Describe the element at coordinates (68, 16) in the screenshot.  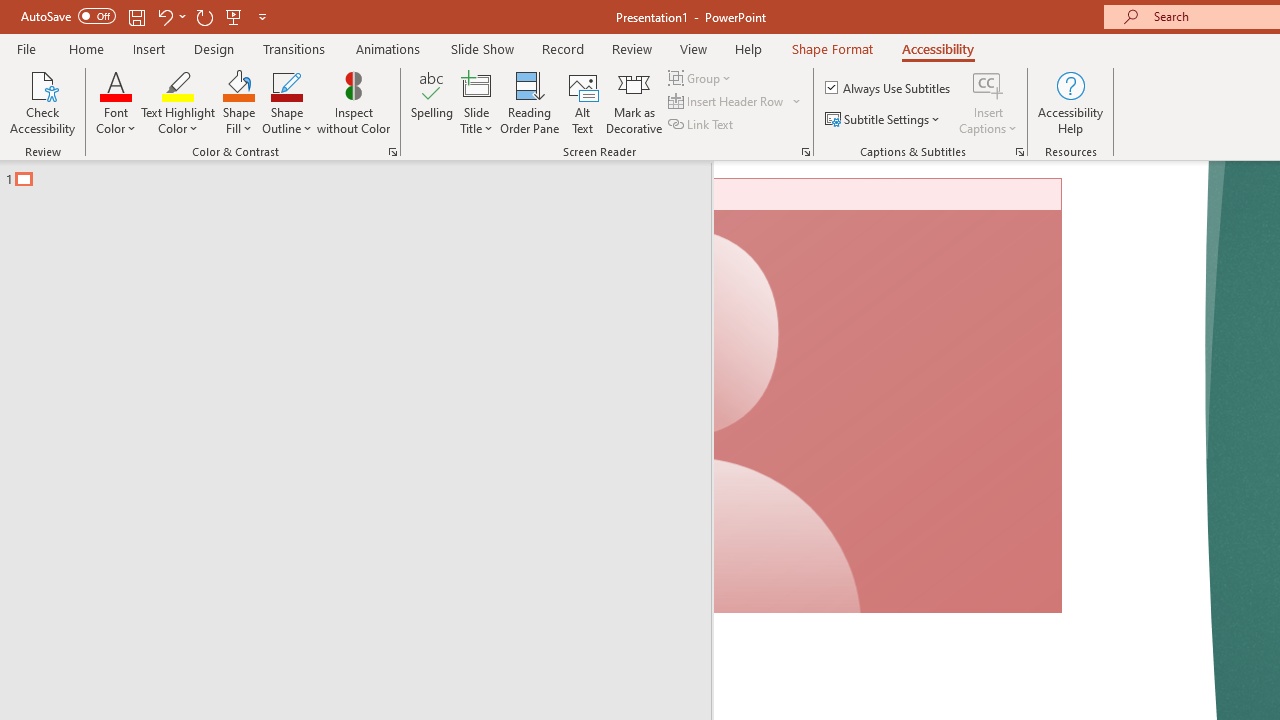
I see `'AutoSave'` at that location.